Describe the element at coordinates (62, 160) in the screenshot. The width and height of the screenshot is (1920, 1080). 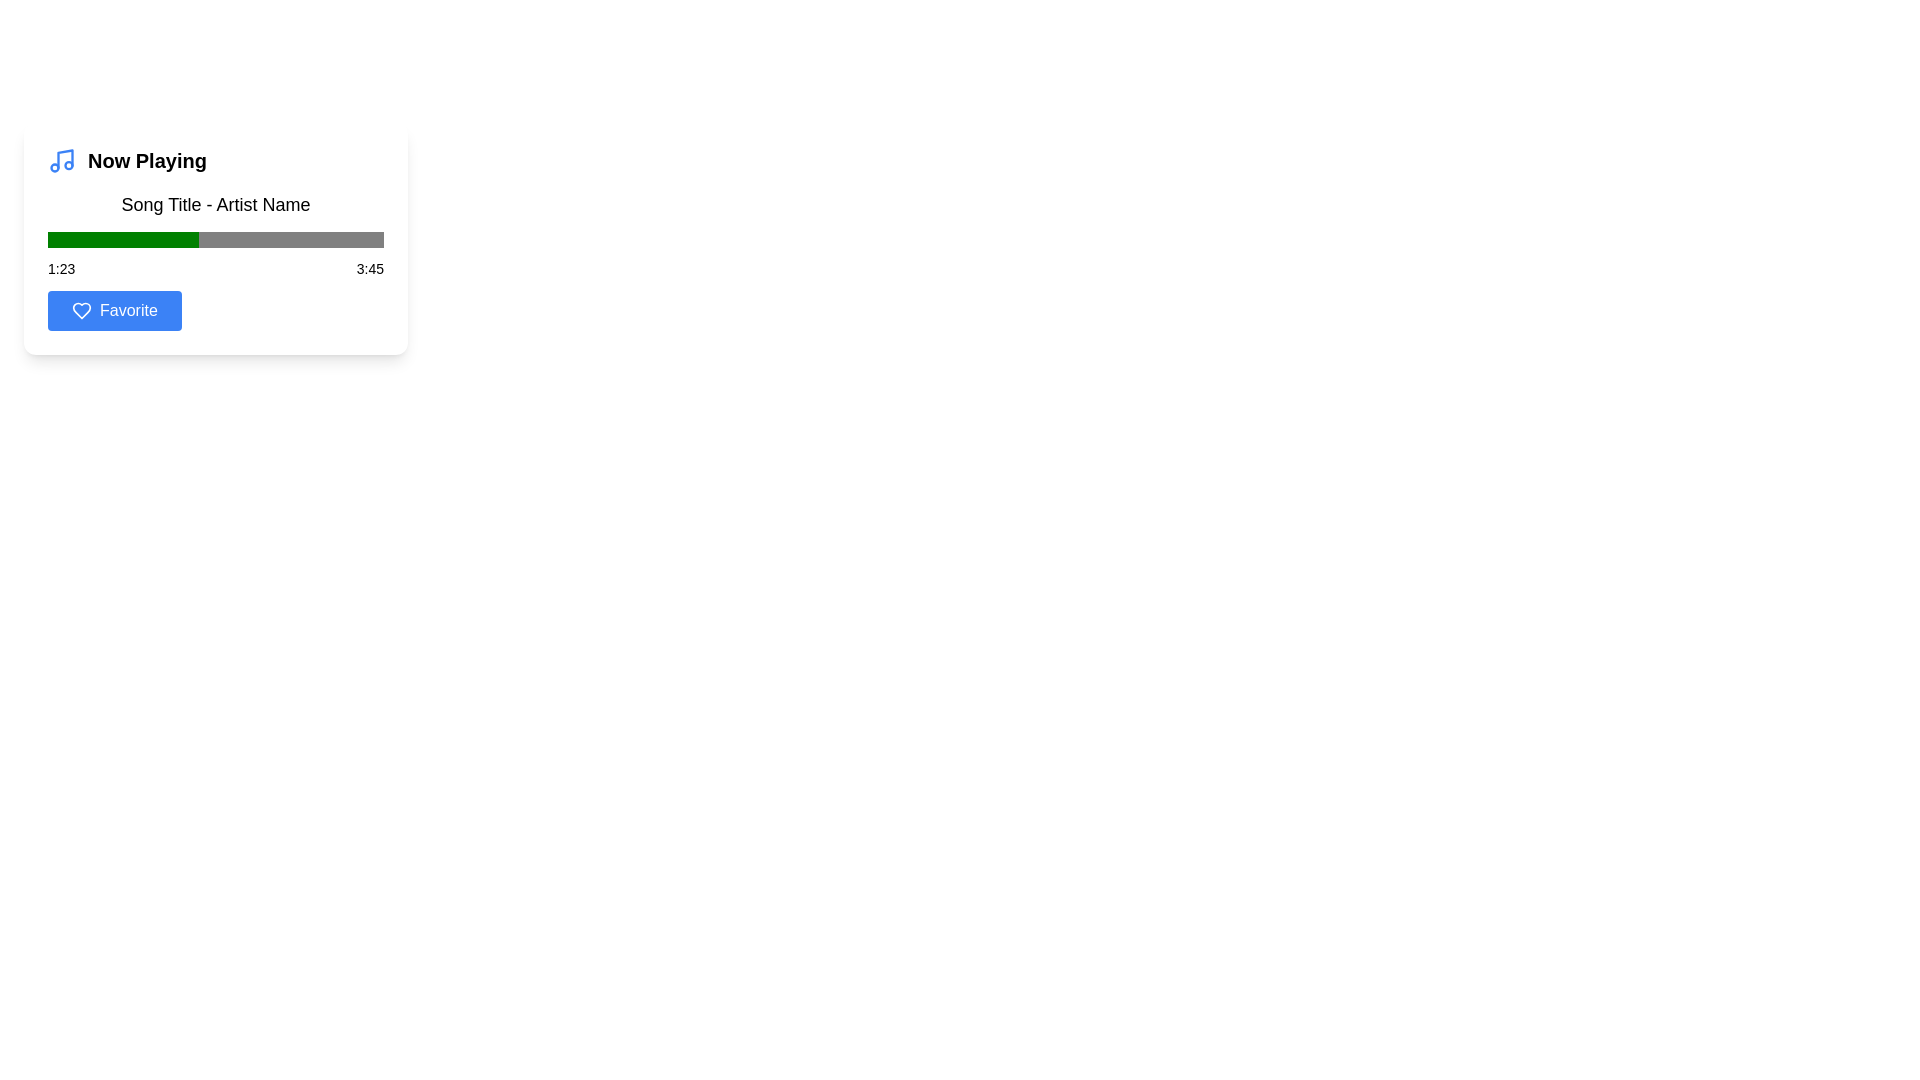
I see `the decorative musical icon located to the far left of the 'Now Playing' section in the interface` at that location.